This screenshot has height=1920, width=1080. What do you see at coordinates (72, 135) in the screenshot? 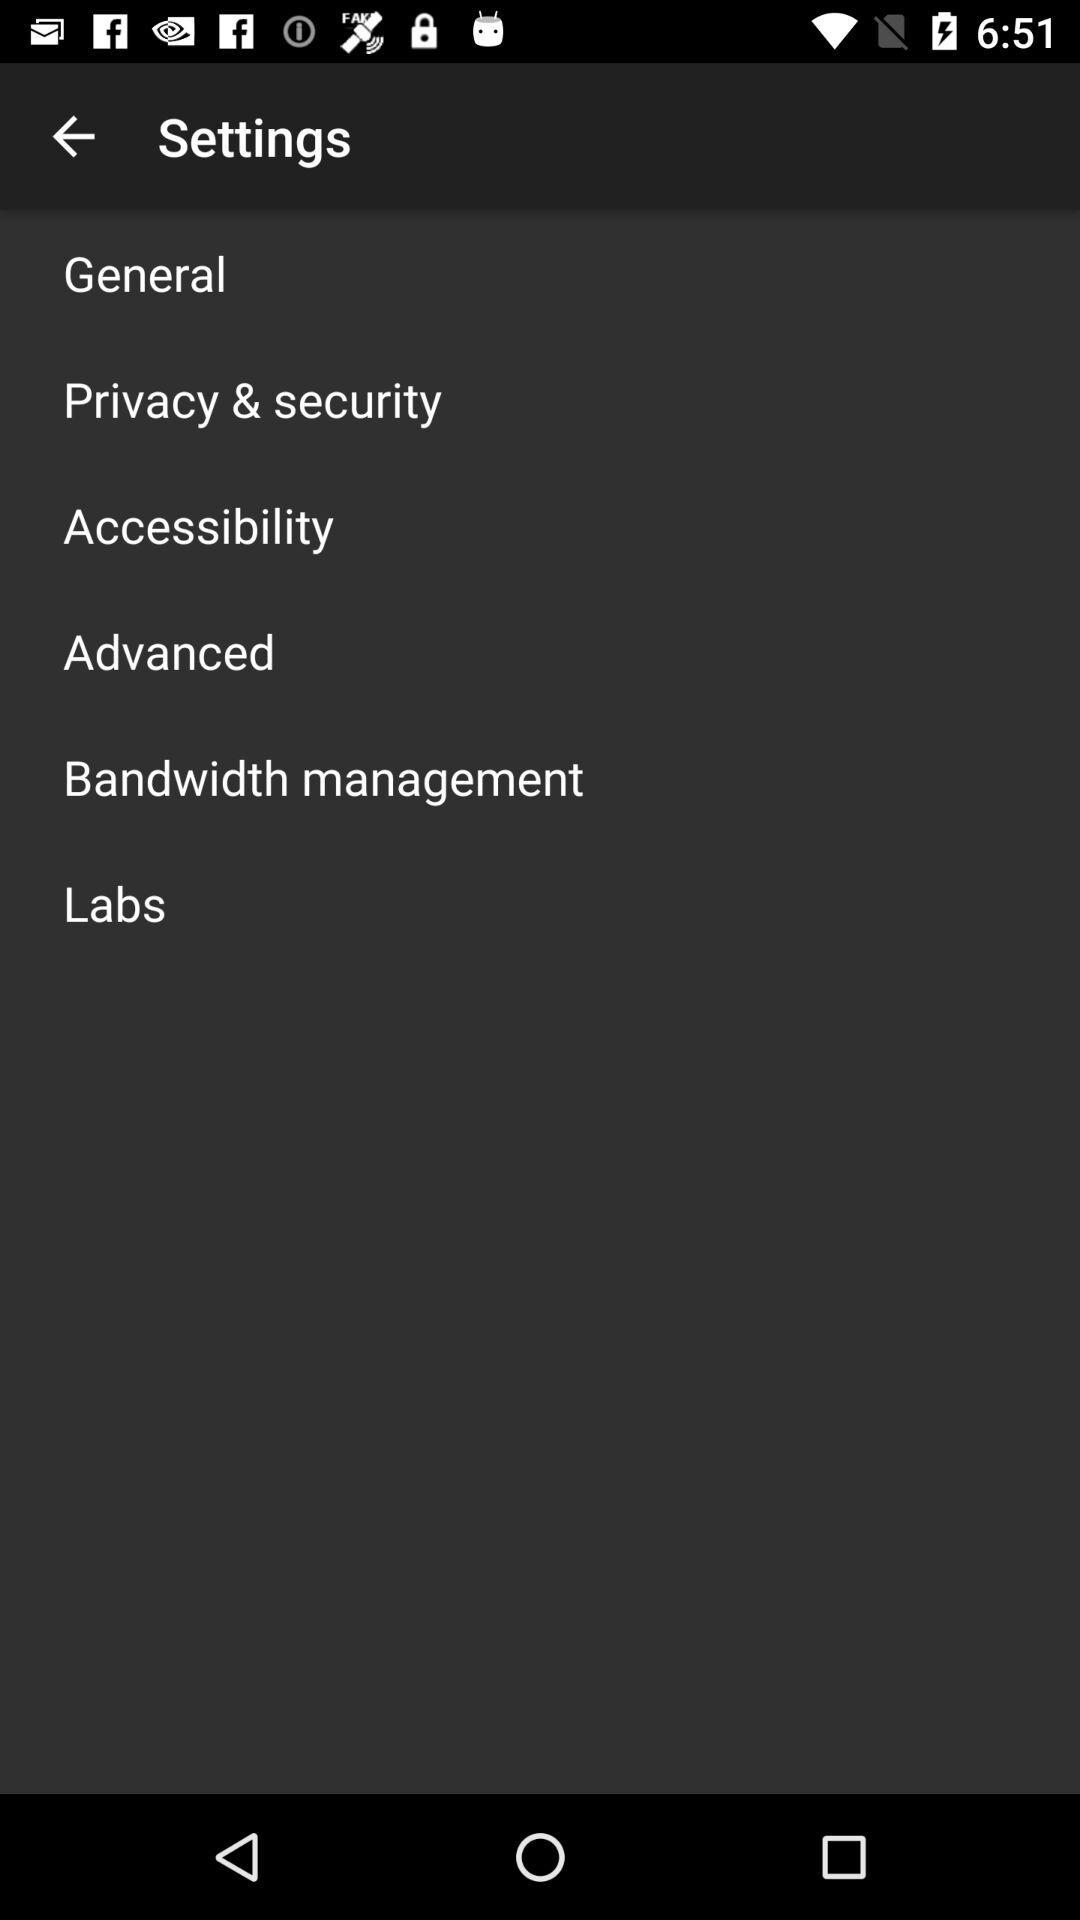
I see `the icon to the left of the settings` at bounding box center [72, 135].